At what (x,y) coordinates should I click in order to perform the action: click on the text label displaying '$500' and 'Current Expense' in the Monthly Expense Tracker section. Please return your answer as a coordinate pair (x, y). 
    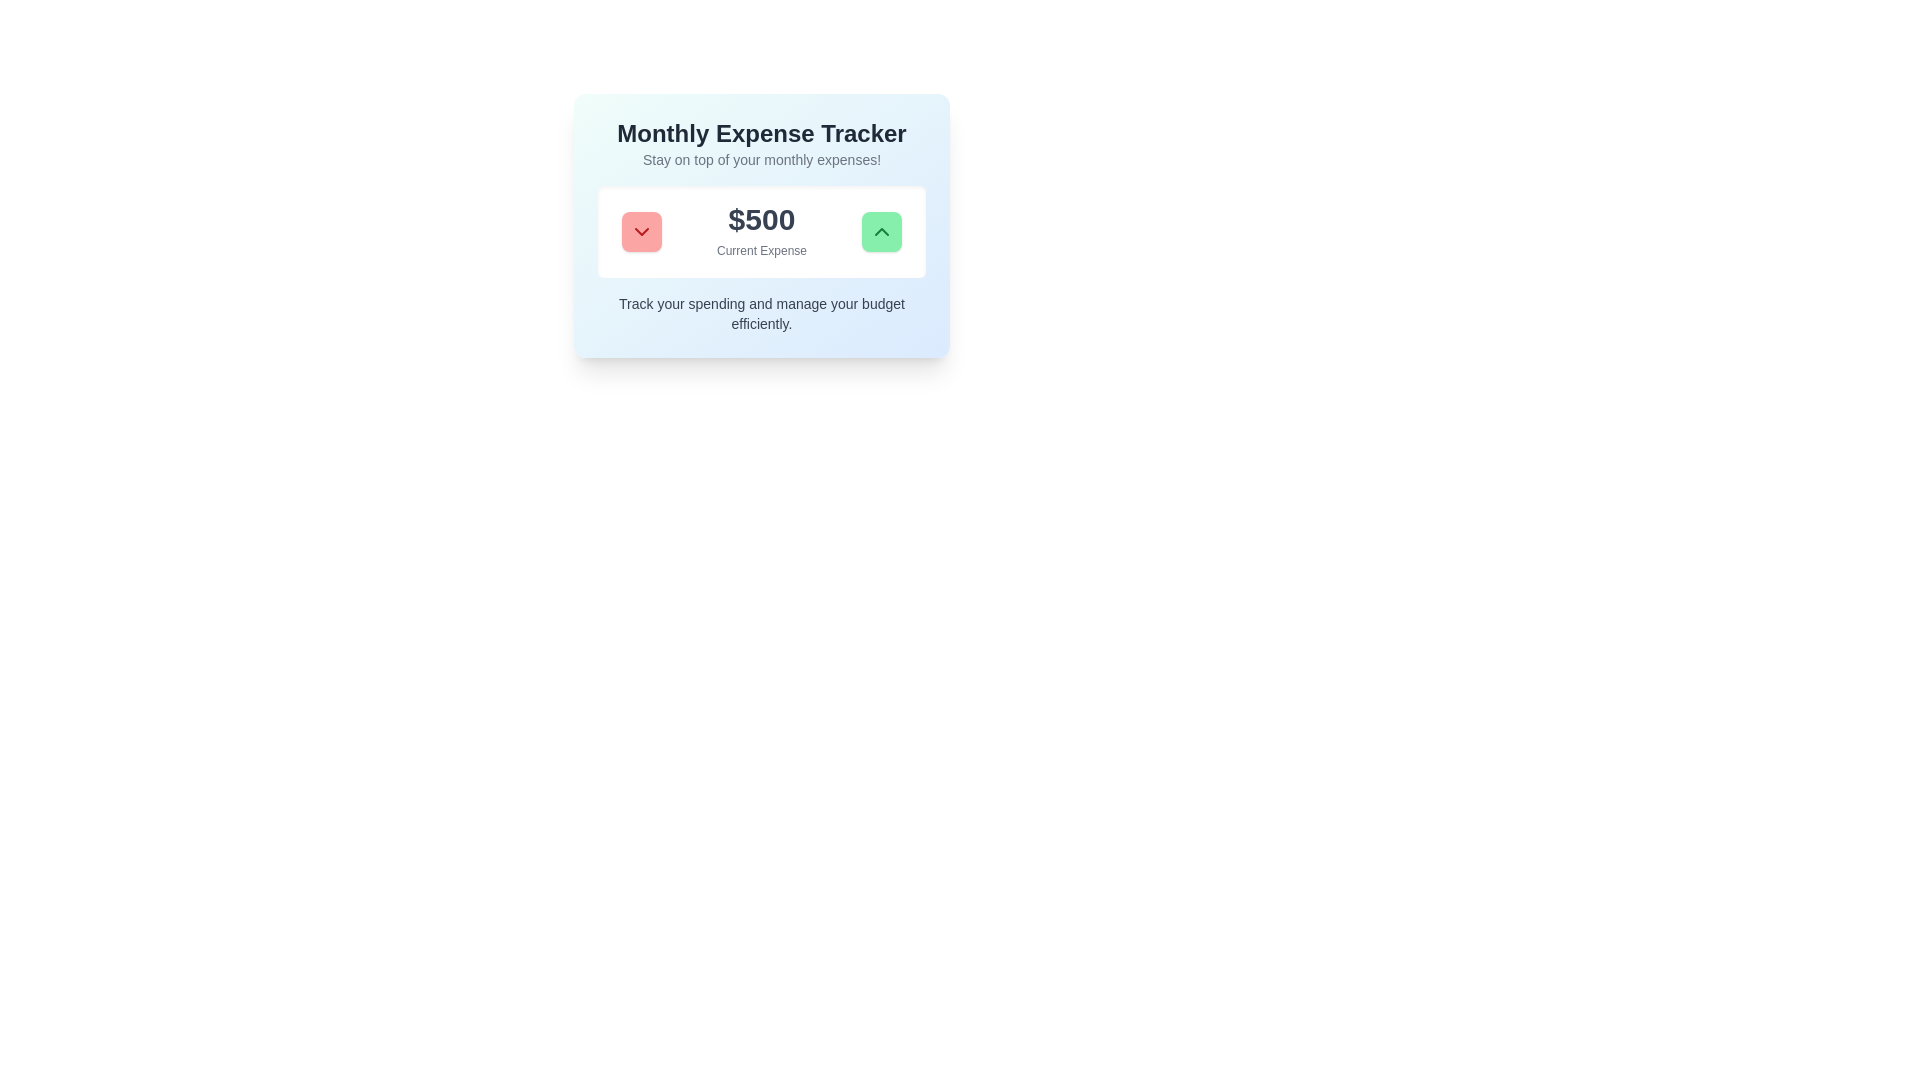
    Looking at the image, I should click on (761, 230).